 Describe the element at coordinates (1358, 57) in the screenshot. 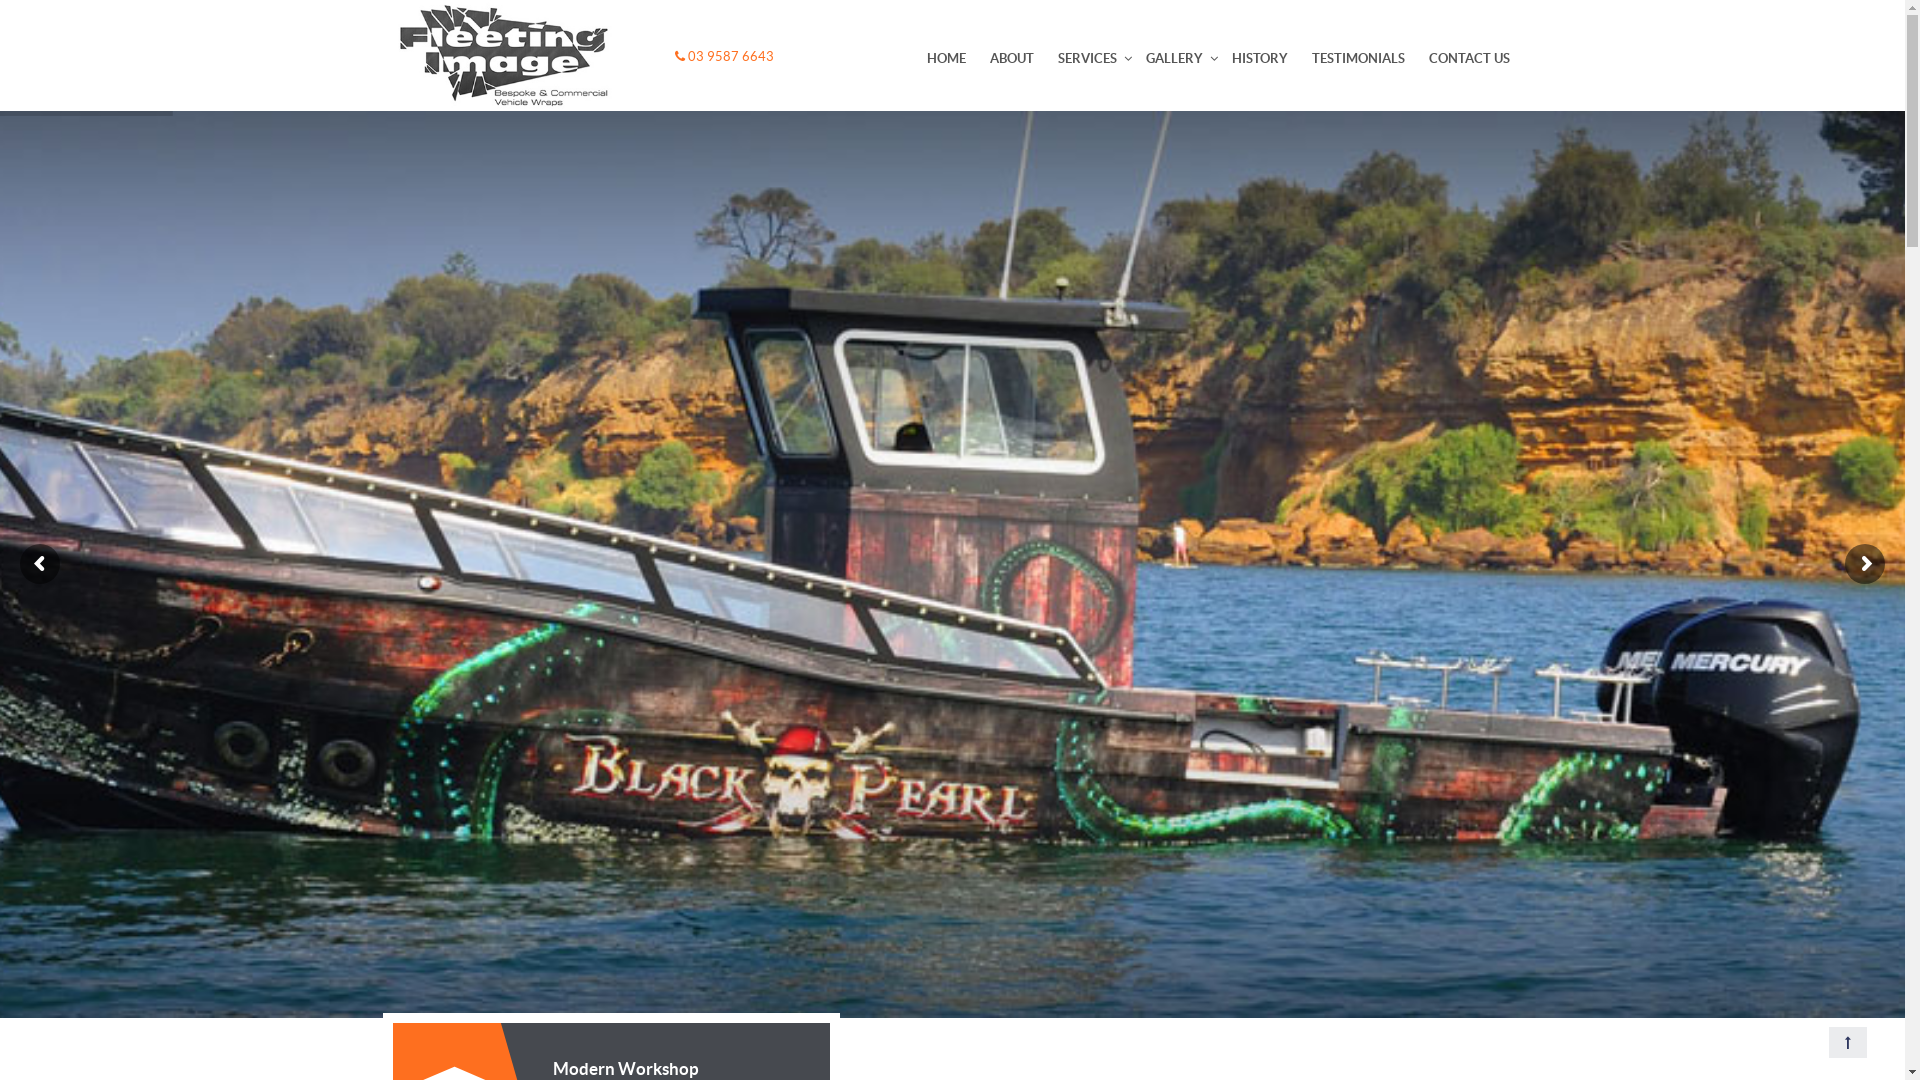

I see `'TESTIMONIALS'` at that location.